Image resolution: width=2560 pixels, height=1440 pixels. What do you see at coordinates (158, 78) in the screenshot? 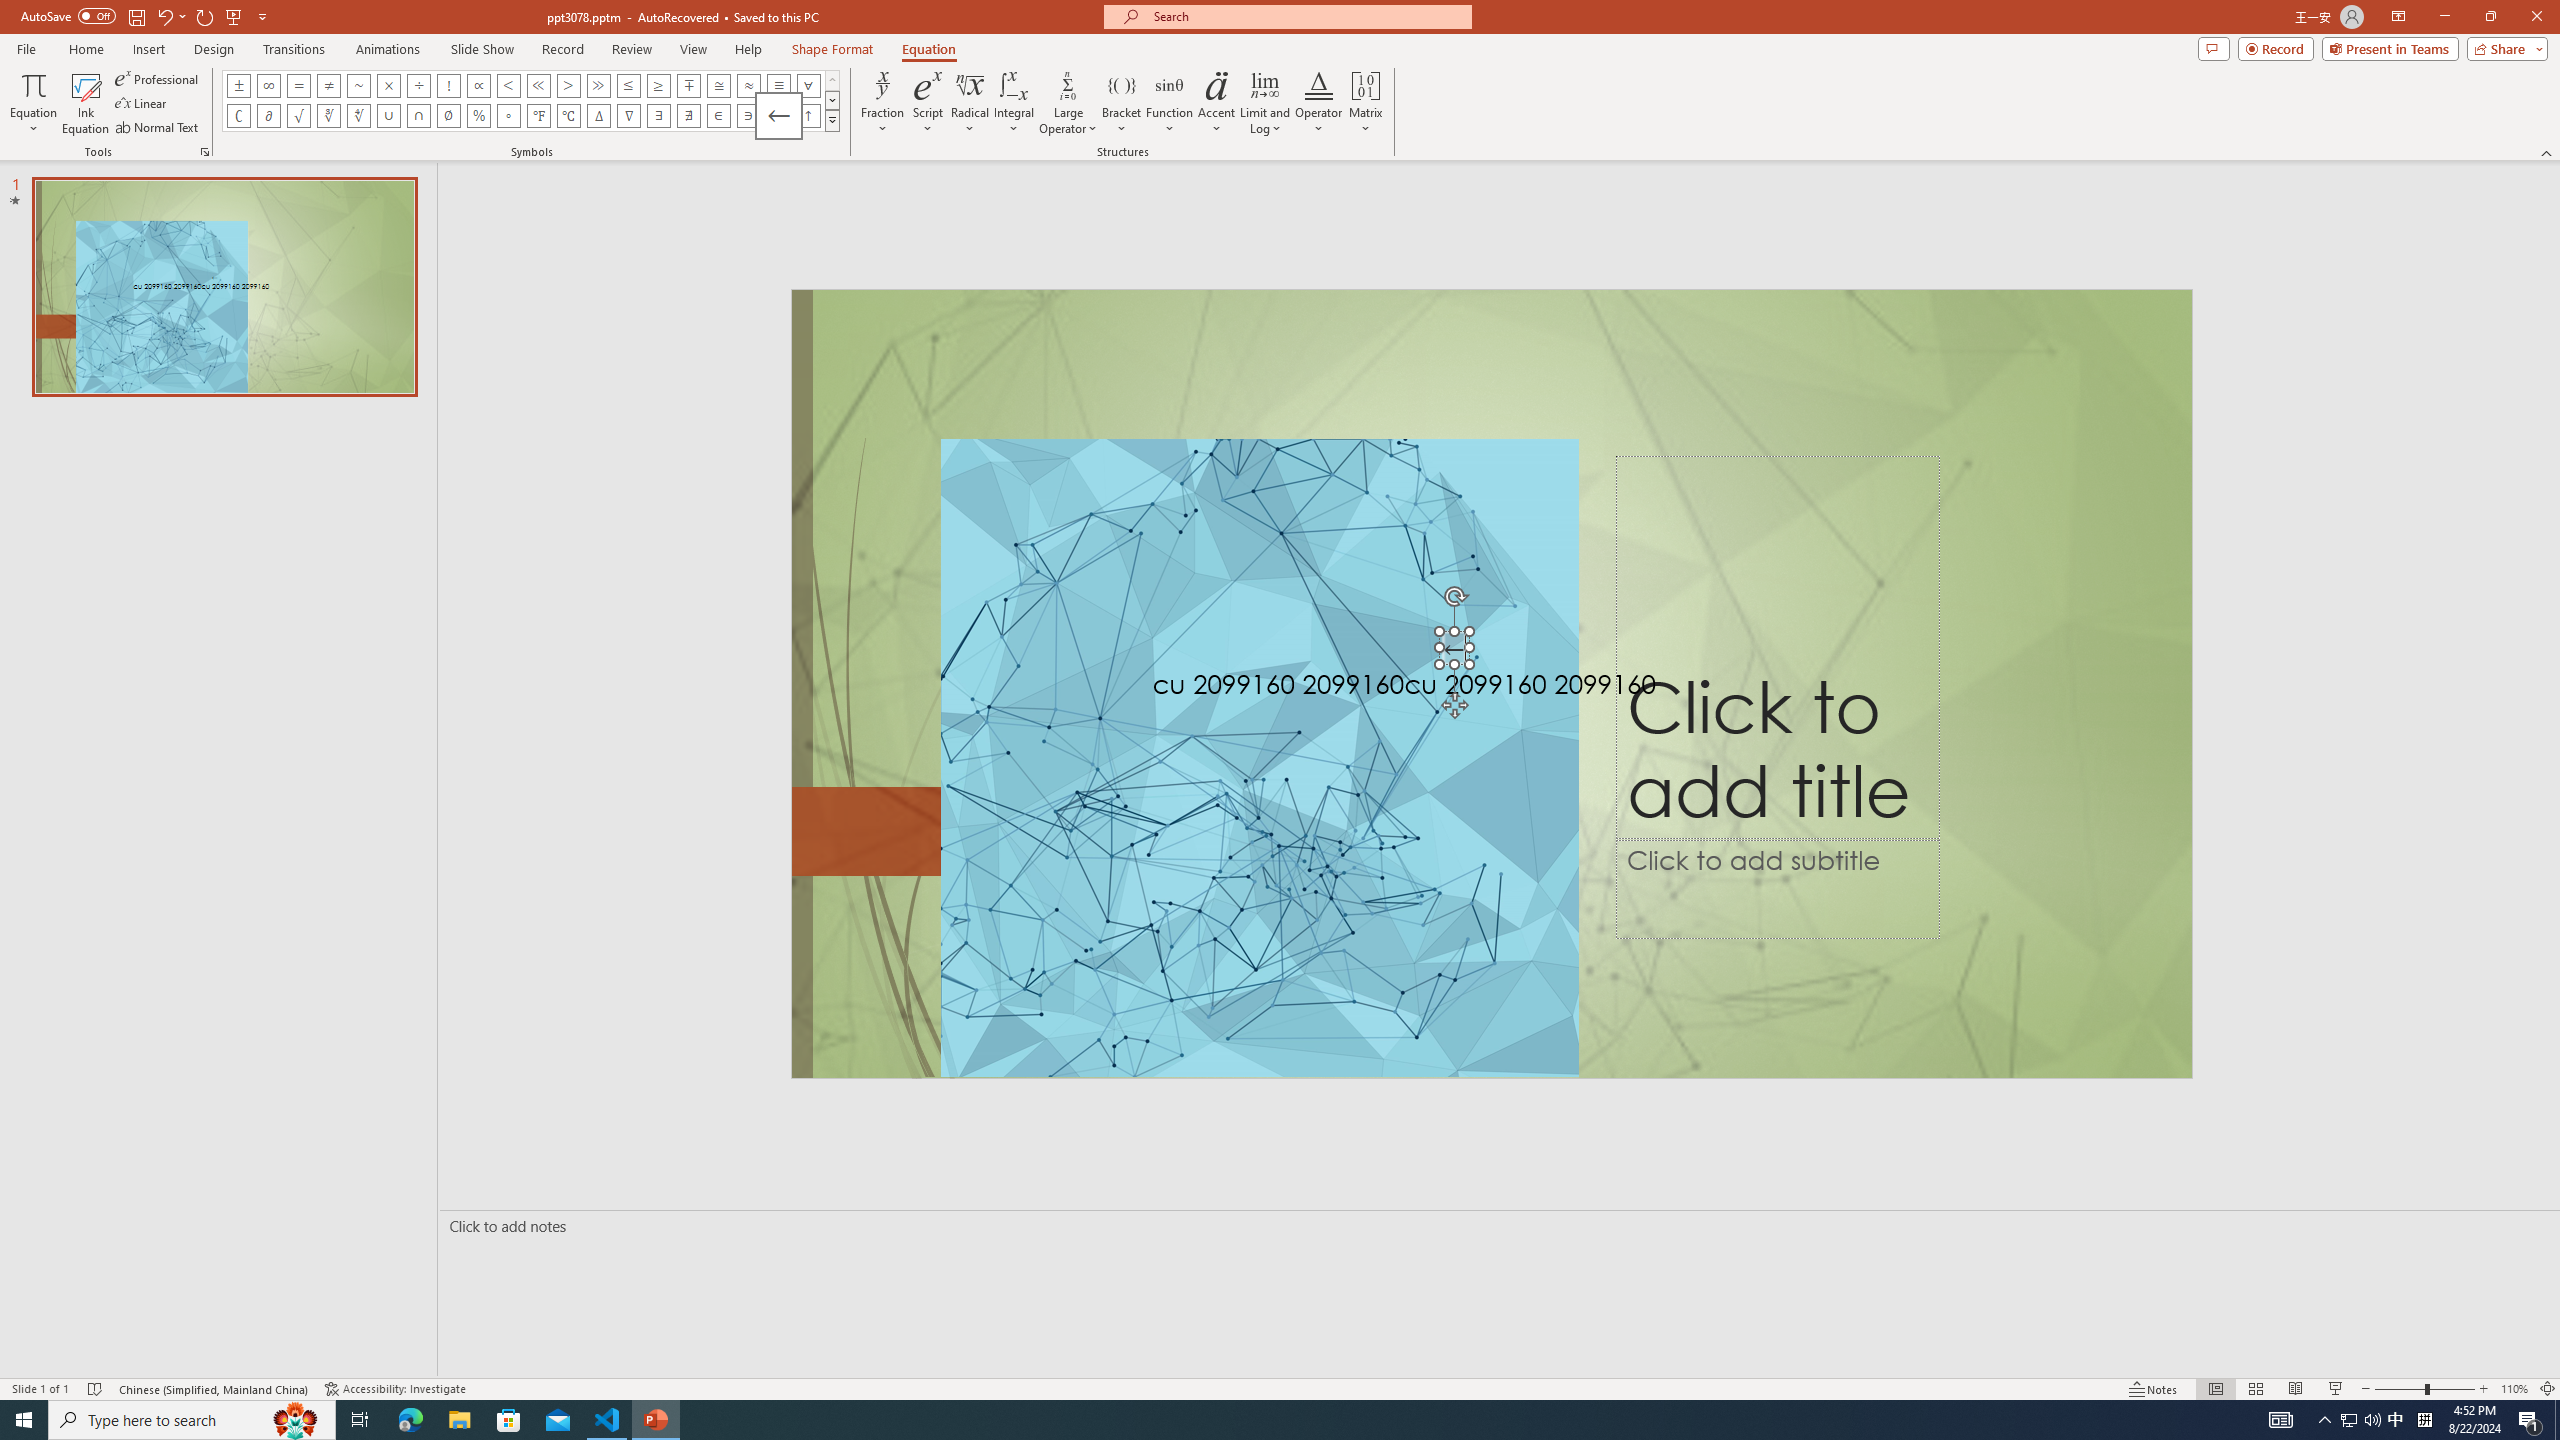
I see `'Professional'` at bounding box center [158, 78].